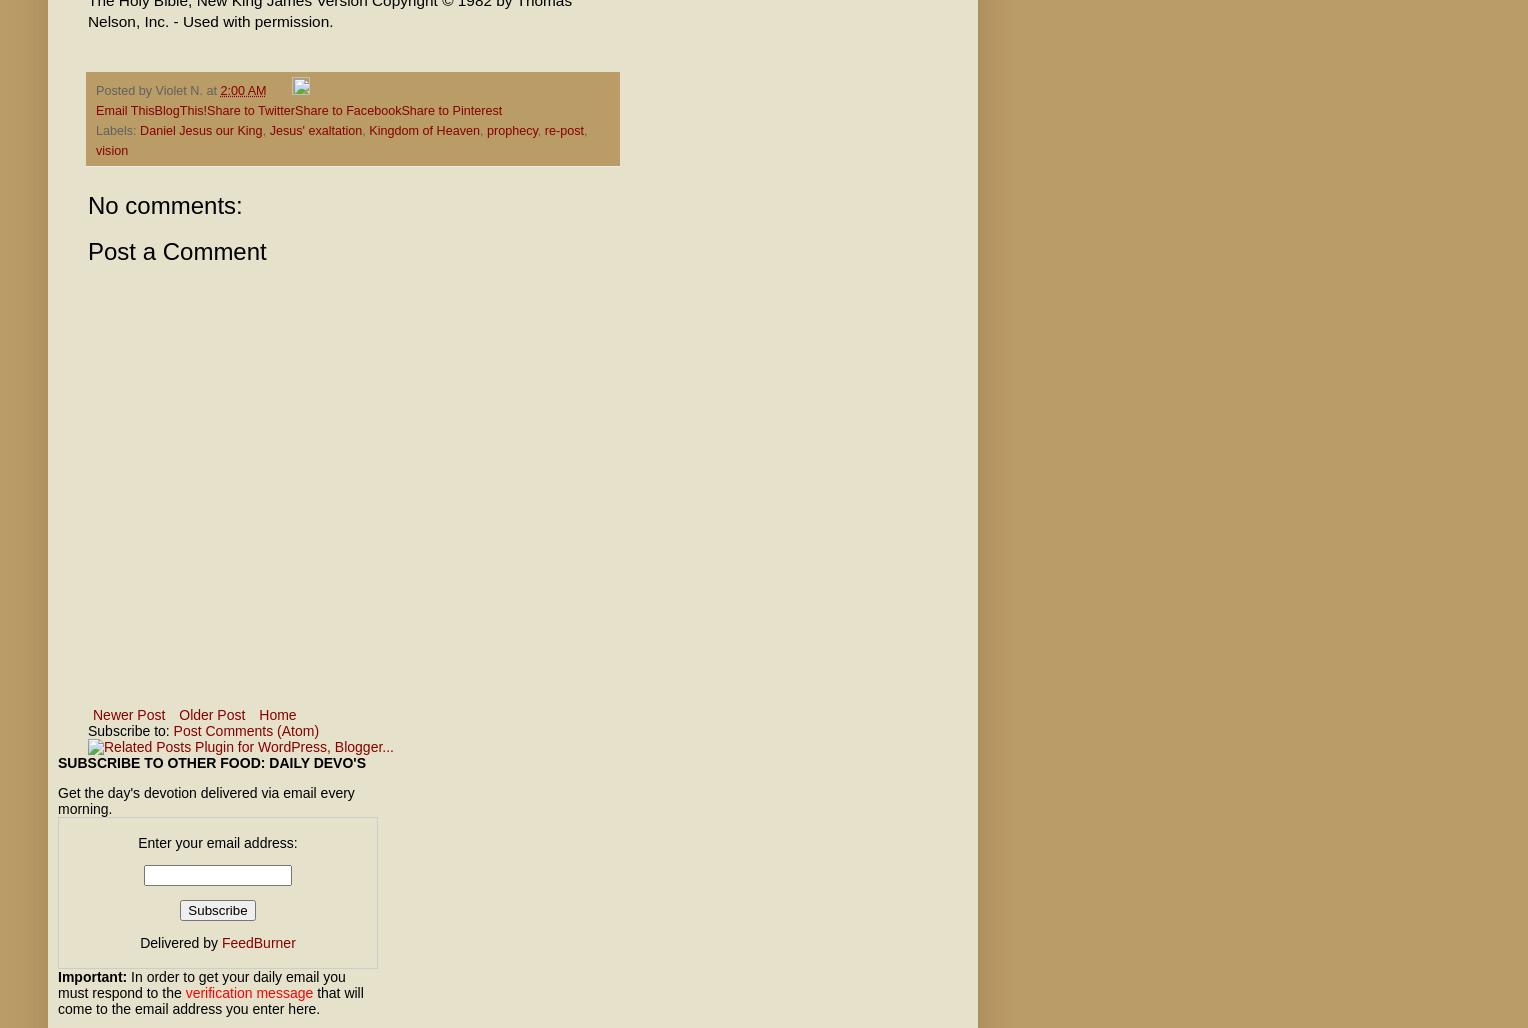 This screenshot has width=1528, height=1028. What do you see at coordinates (268, 130) in the screenshot?
I see `'Jesus' exaltation'` at bounding box center [268, 130].